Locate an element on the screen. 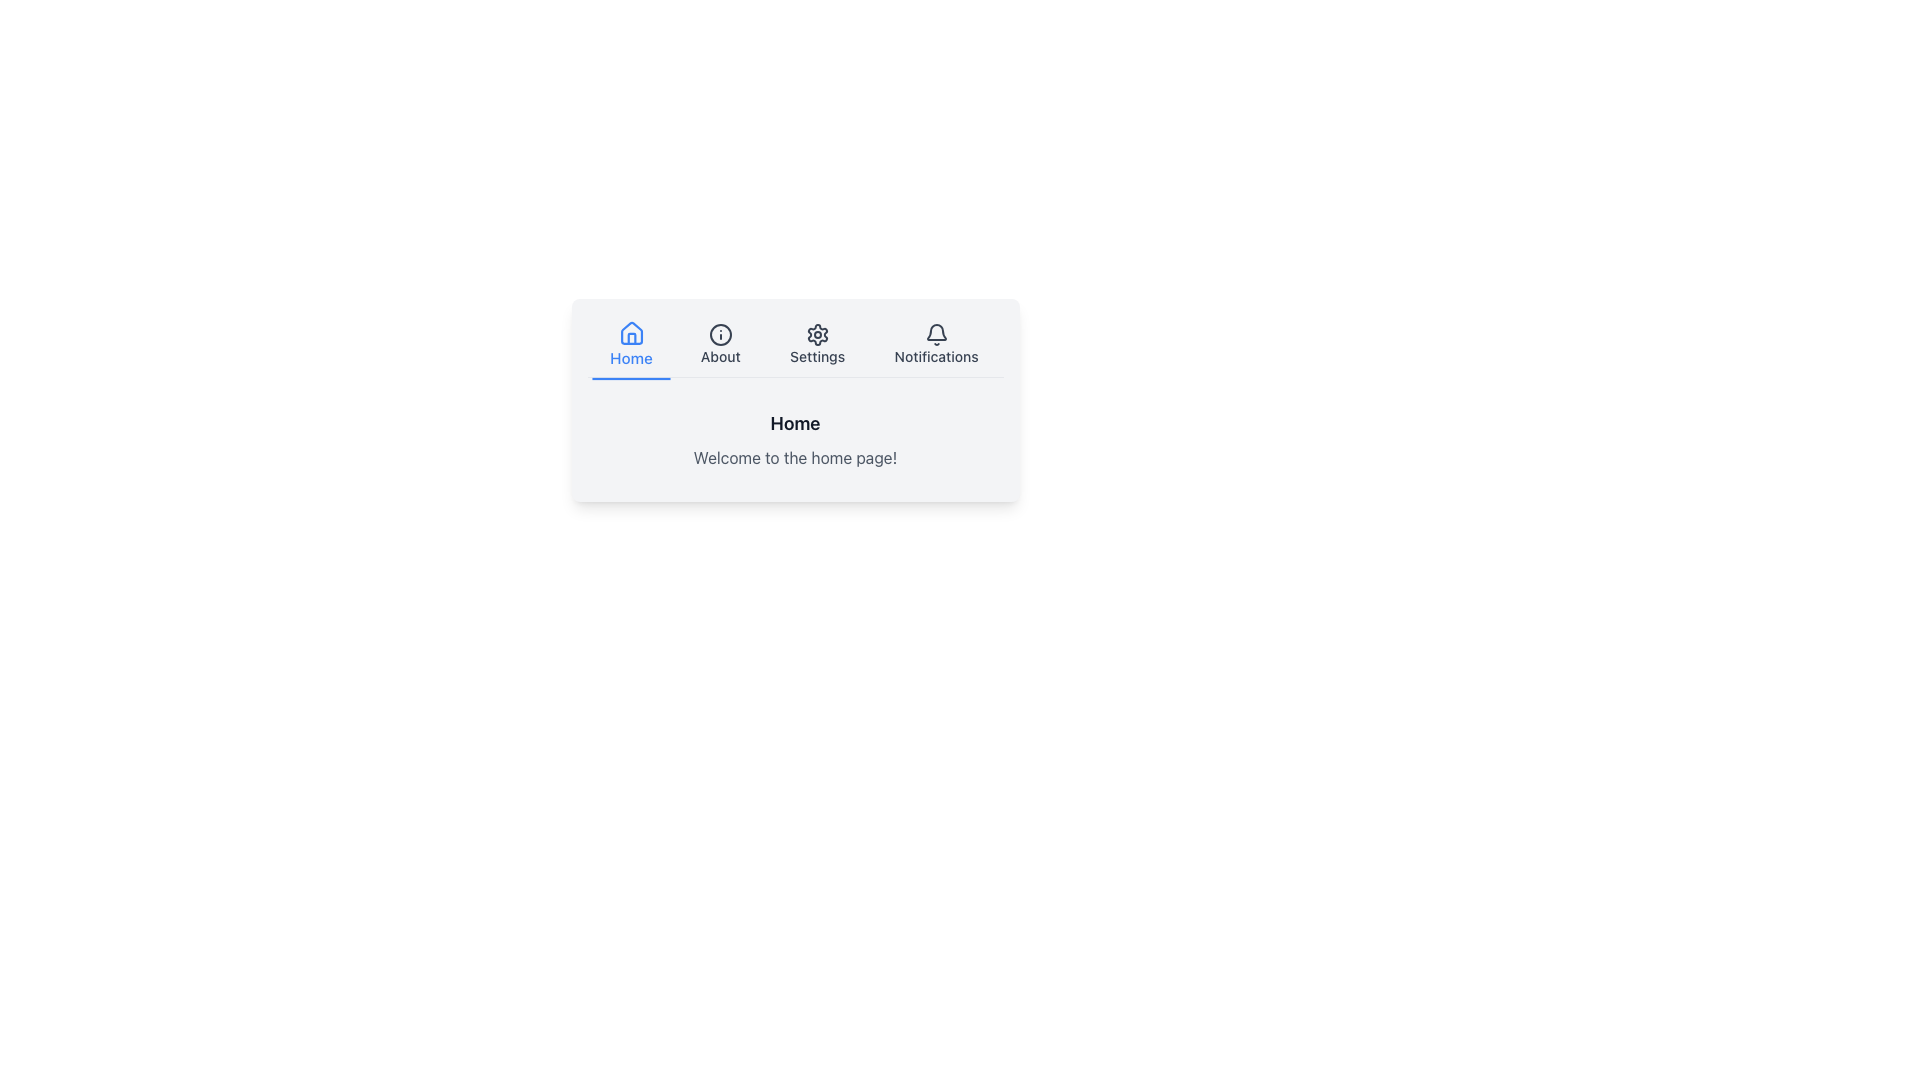 This screenshot has height=1080, width=1920. the text block titled 'Home' which displays 'Welcome to the home page!' located below the navigation options is located at coordinates (794, 438).